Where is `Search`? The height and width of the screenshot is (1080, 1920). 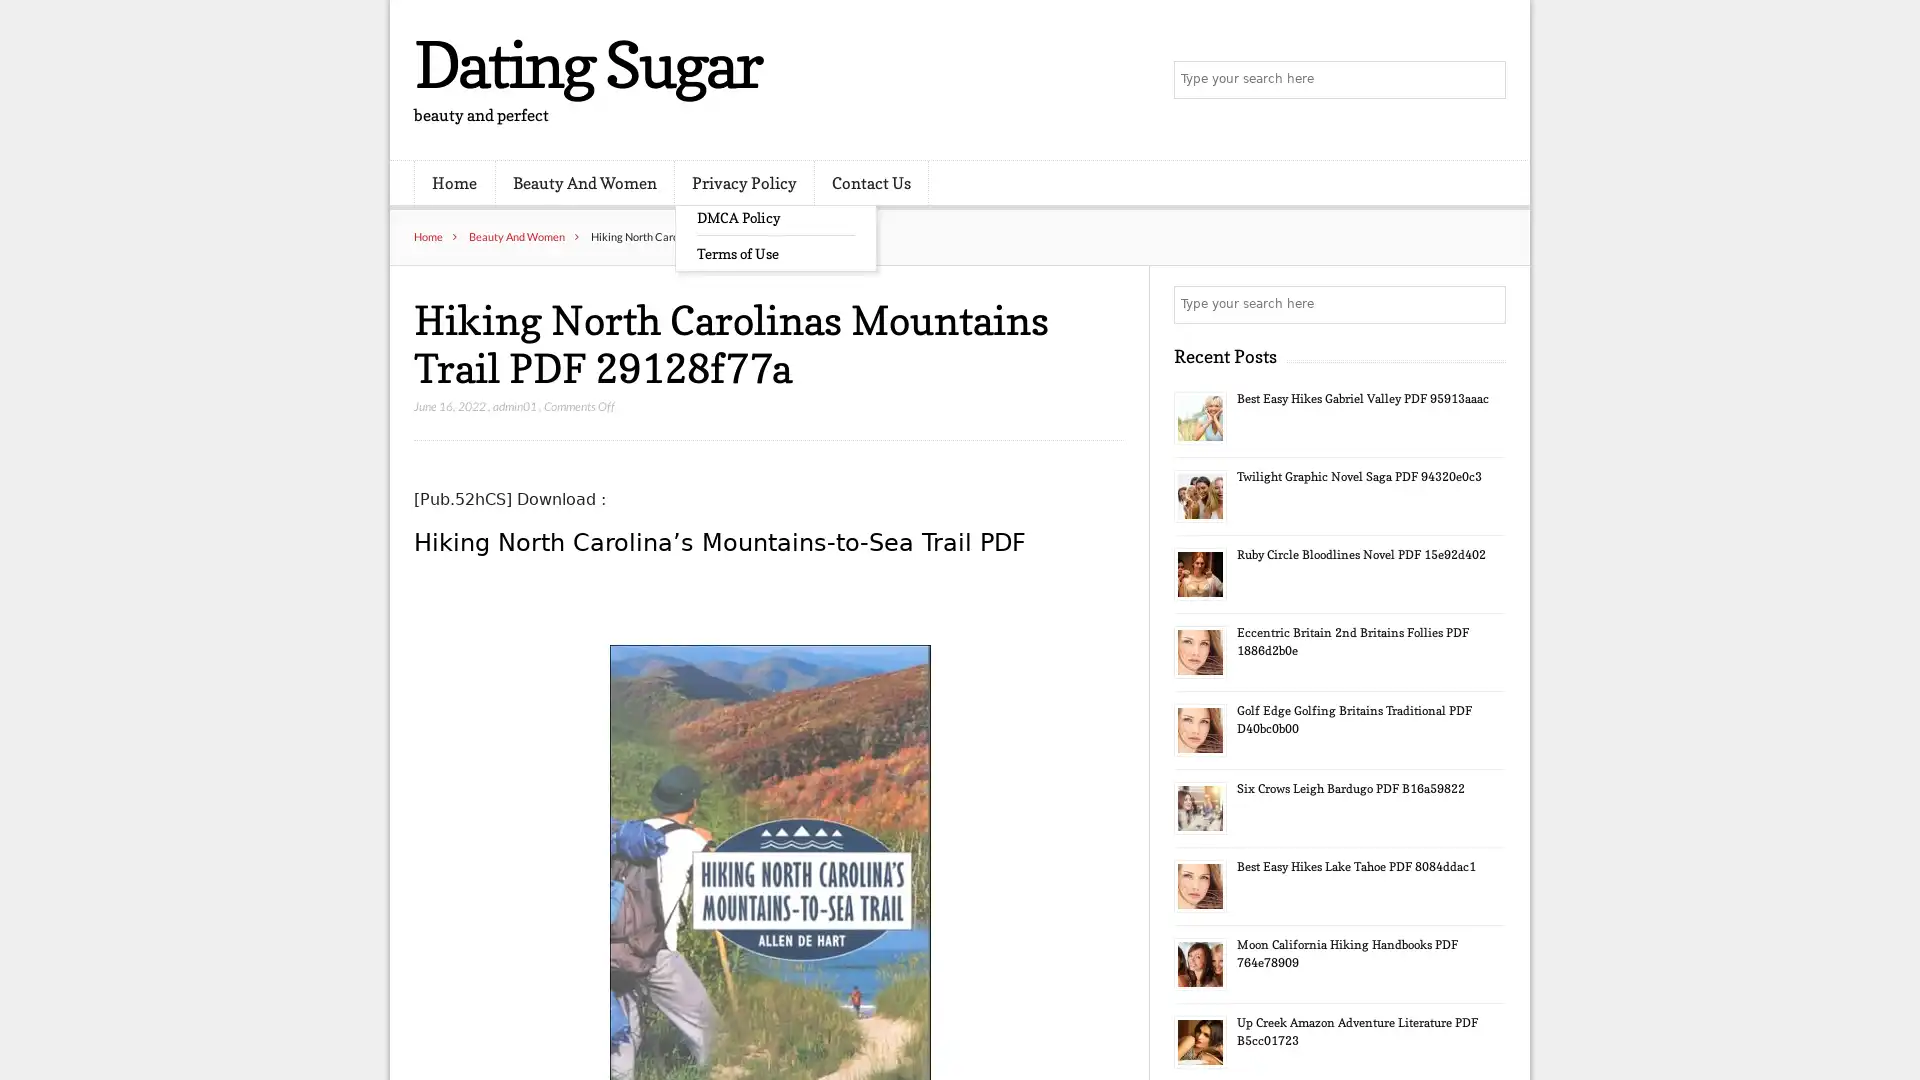 Search is located at coordinates (1485, 304).